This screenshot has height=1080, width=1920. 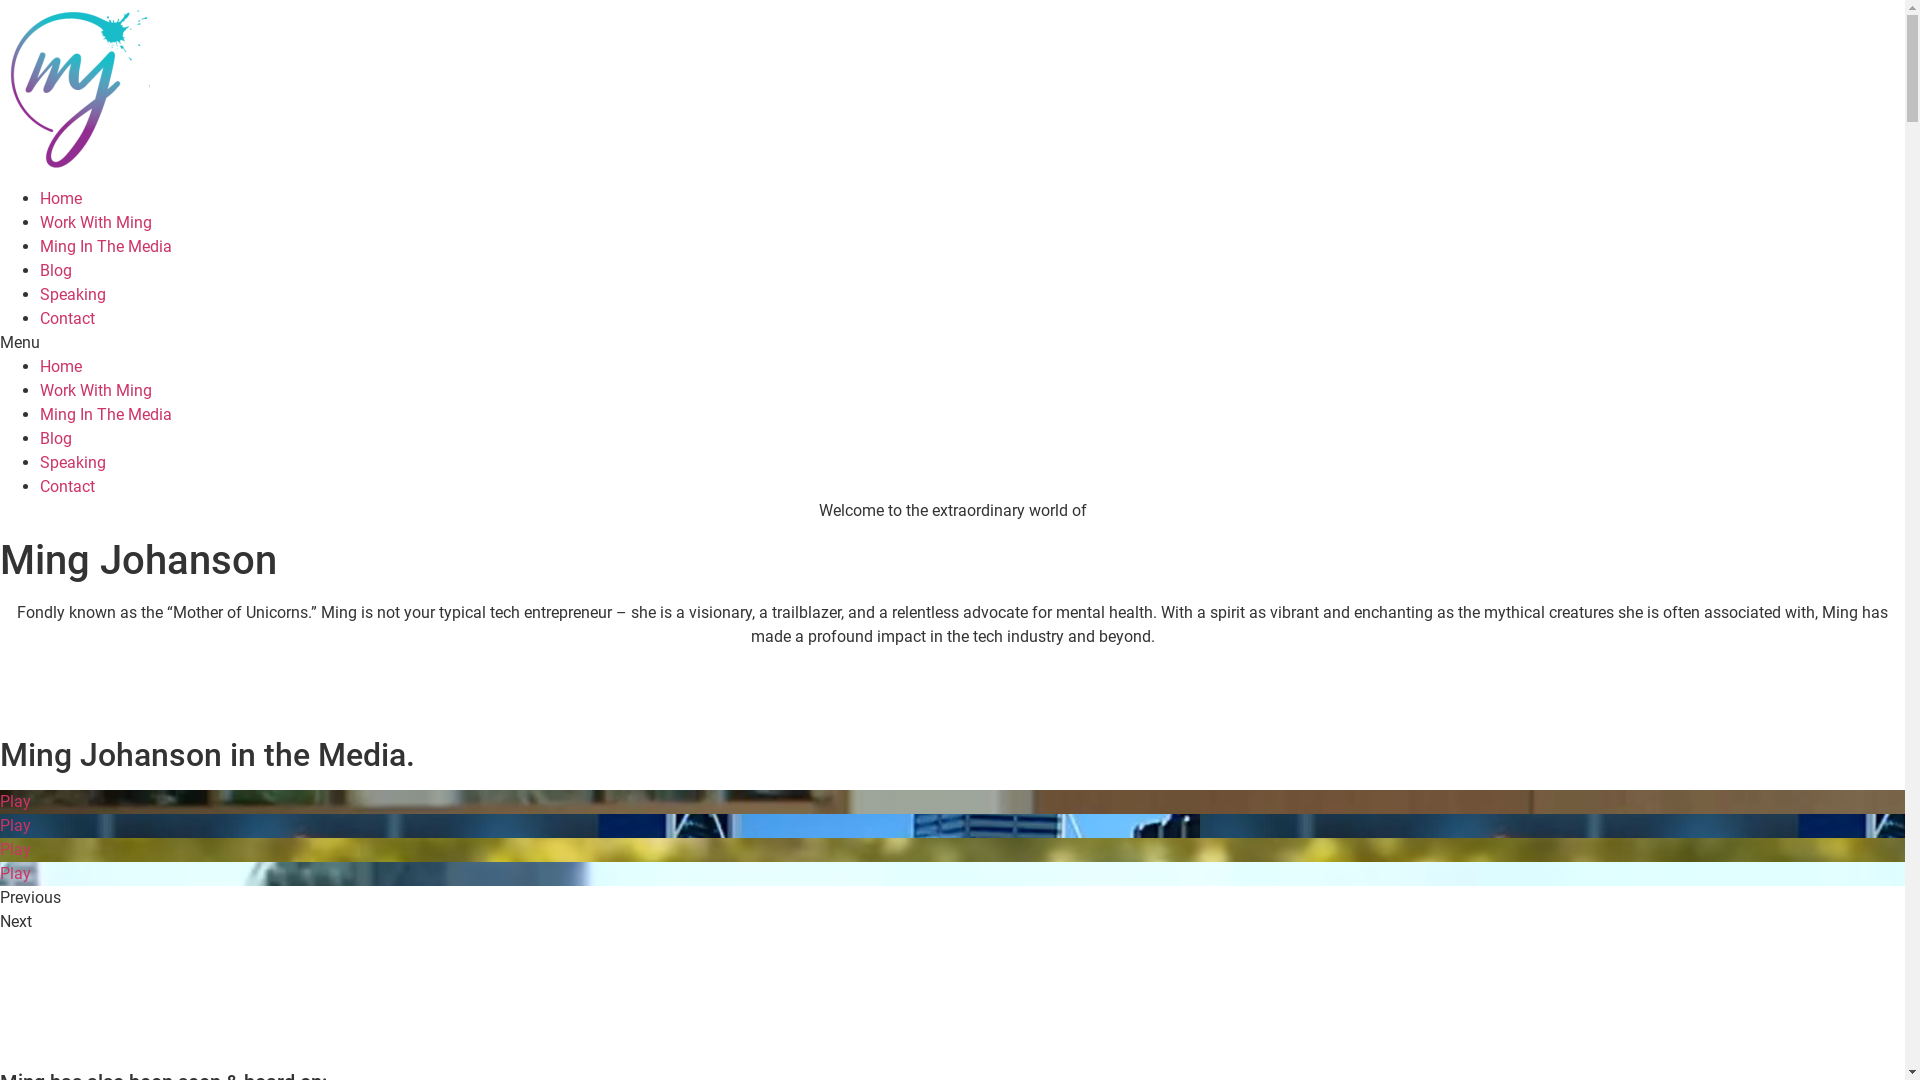 What do you see at coordinates (104, 245) in the screenshot?
I see `'Ming In The Media'` at bounding box center [104, 245].